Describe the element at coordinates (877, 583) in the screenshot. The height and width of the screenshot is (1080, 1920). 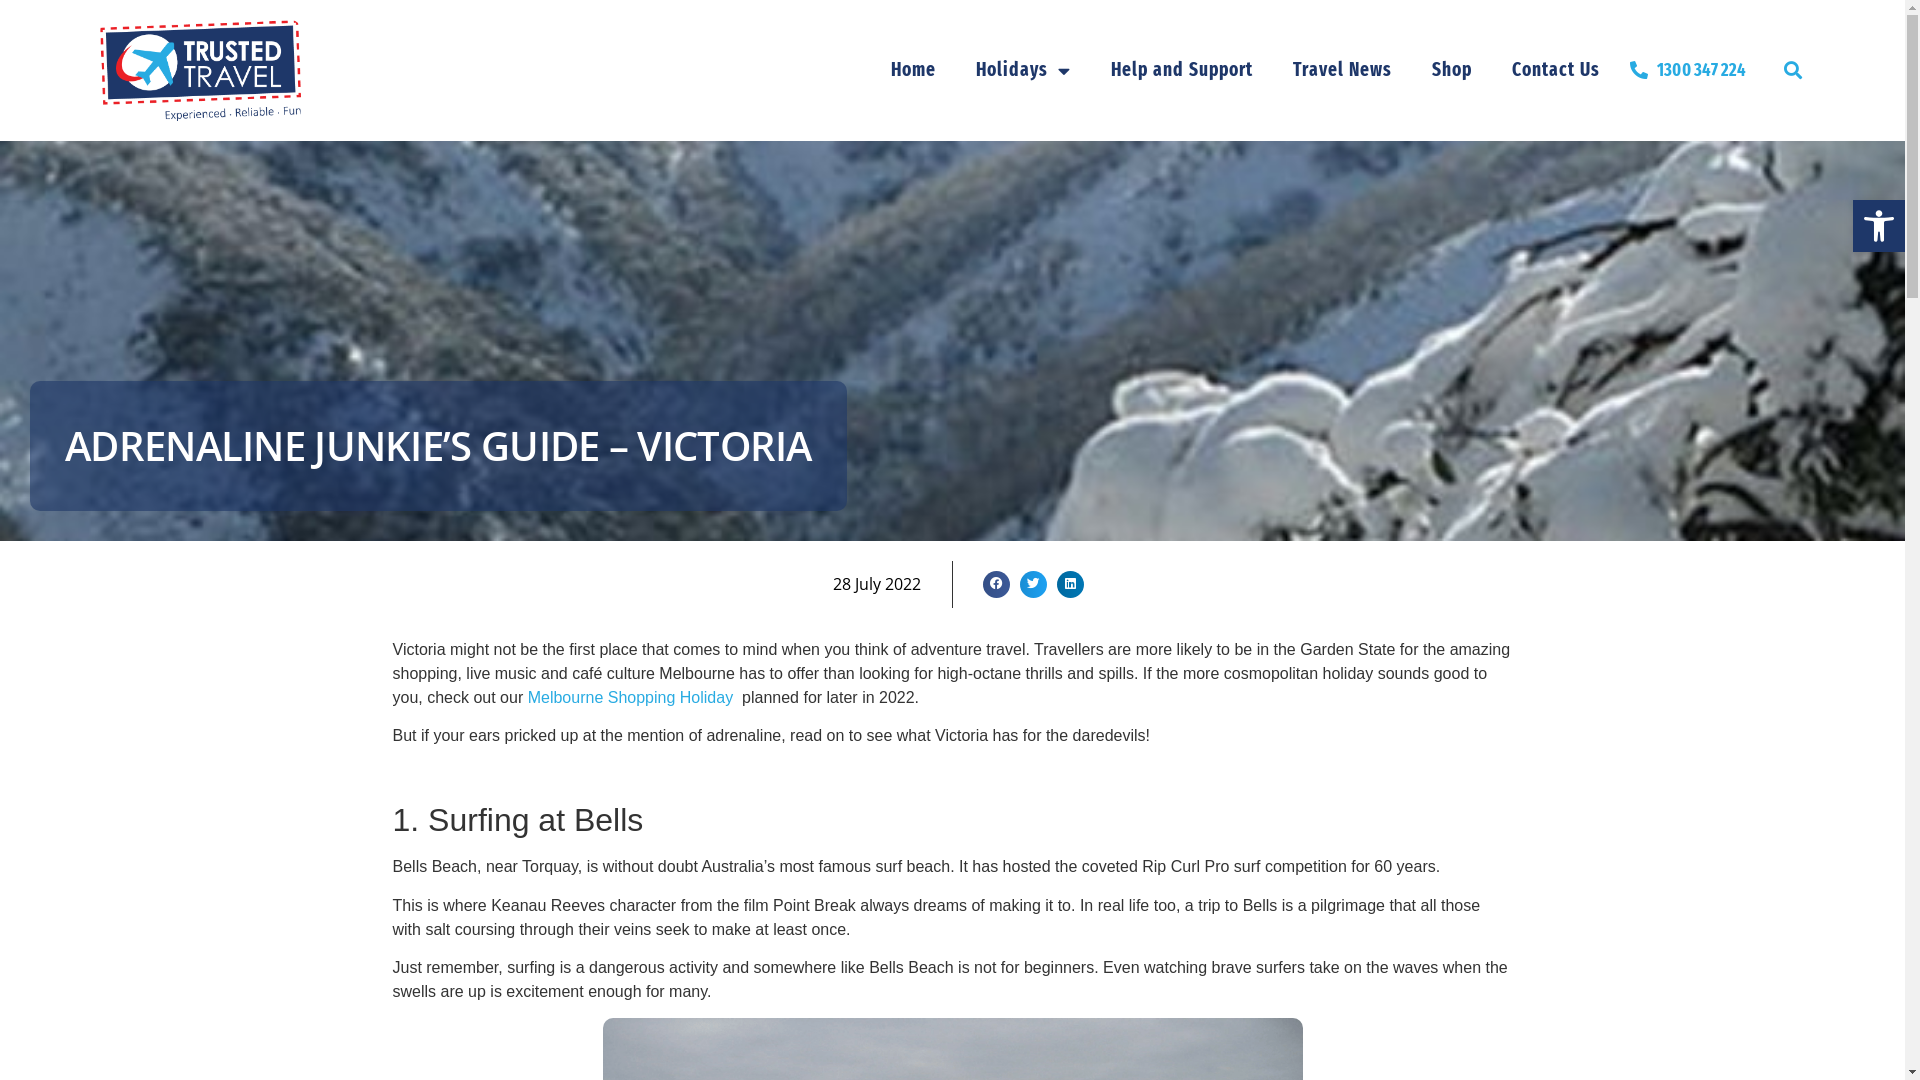
I see `'28 July 2022'` at that location.